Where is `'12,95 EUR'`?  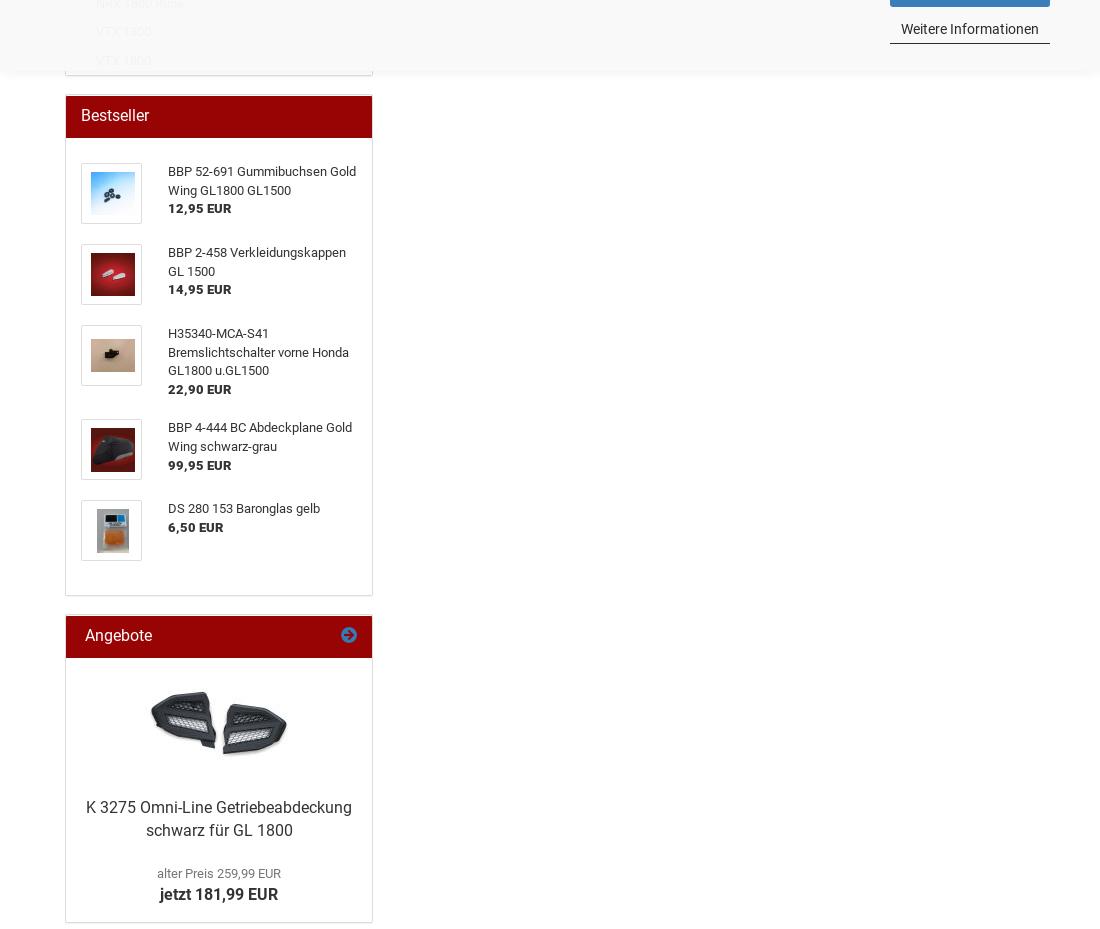 '12,95 EUR' is located at coordinates (198, 207).